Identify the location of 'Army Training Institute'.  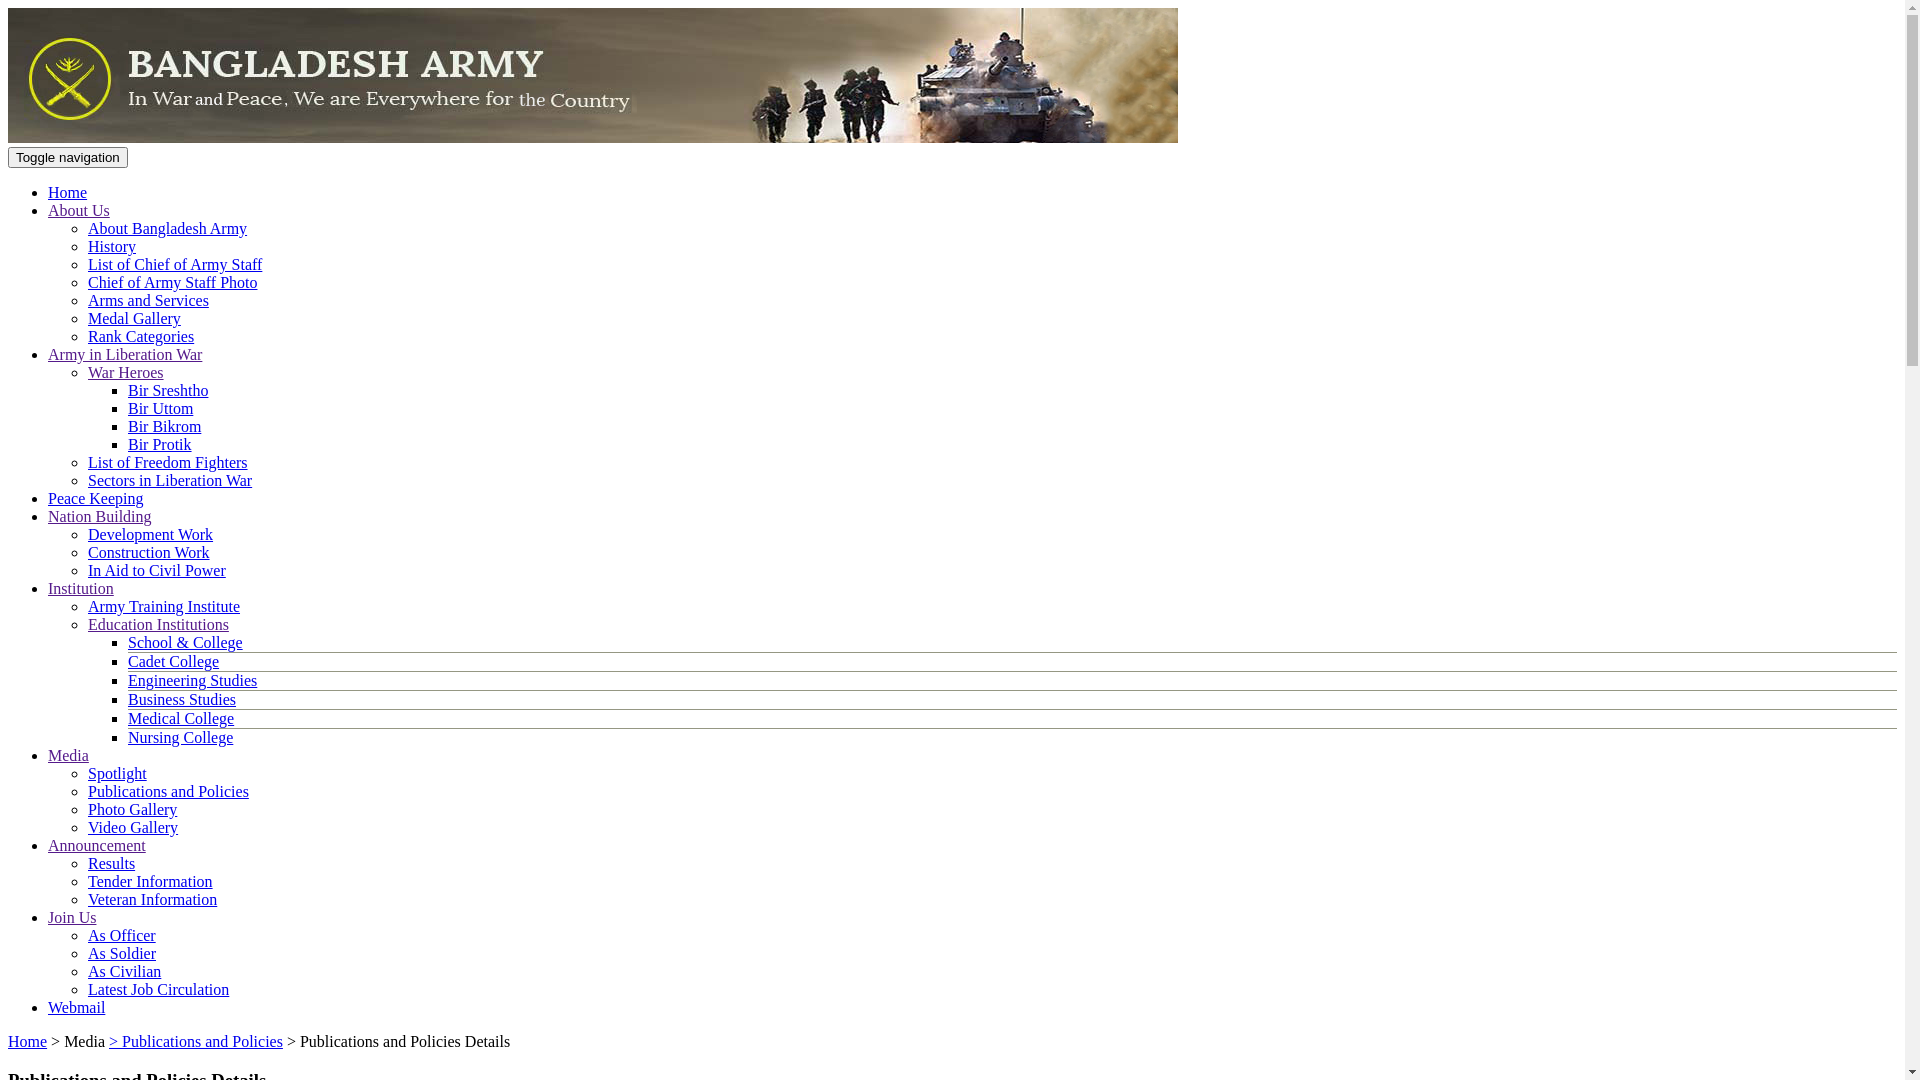
(163, 605).